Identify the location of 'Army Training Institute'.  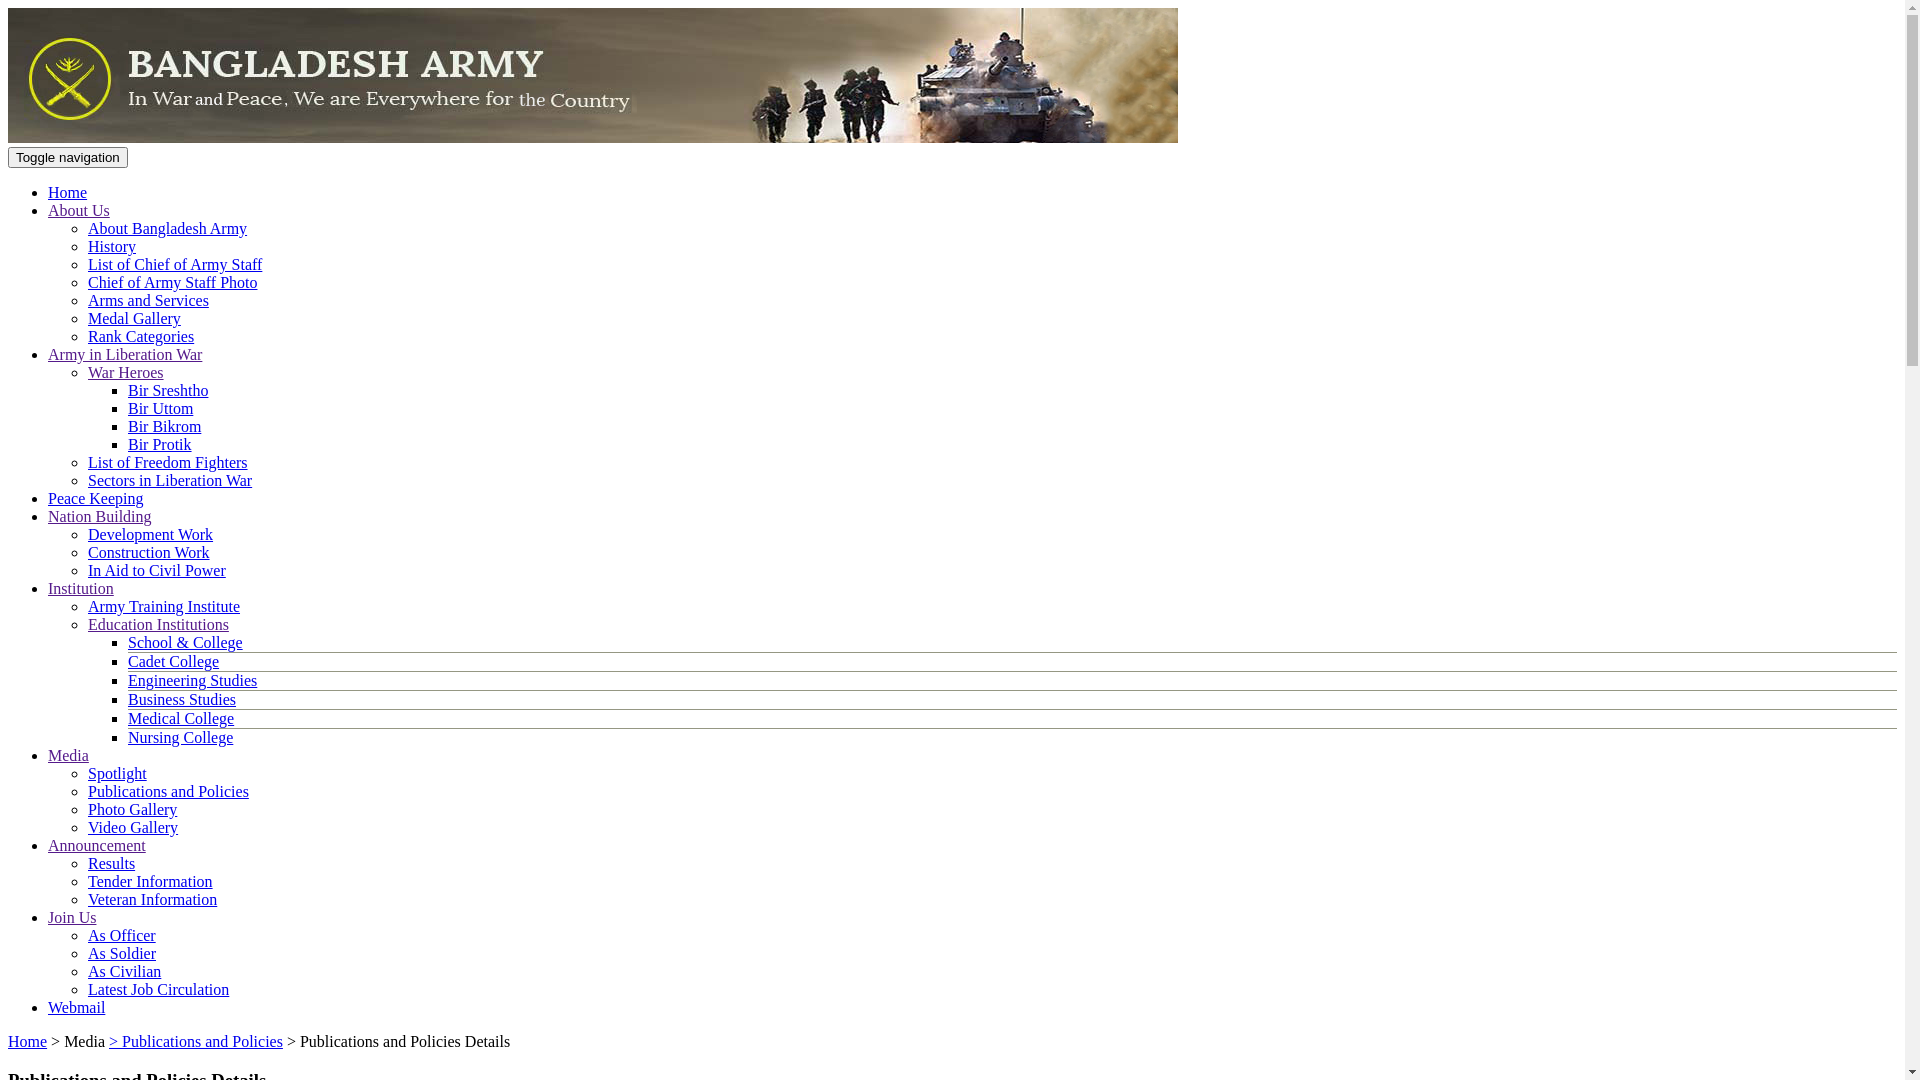
(163, 605).